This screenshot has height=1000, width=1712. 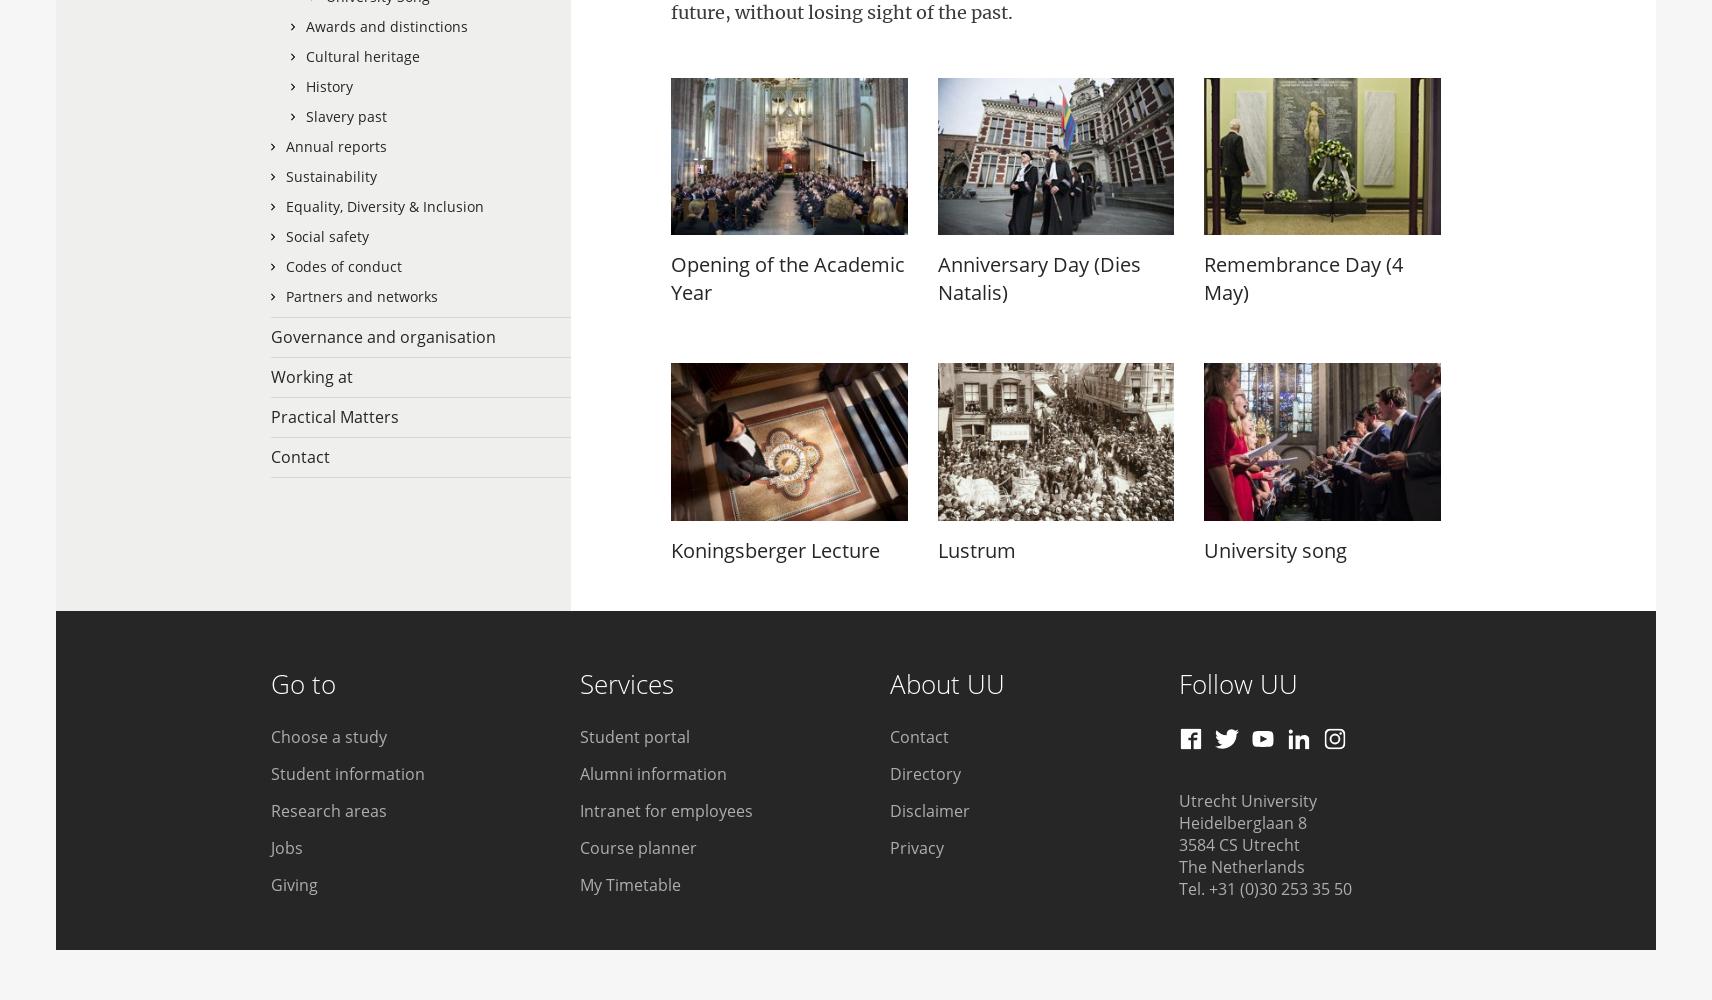 What do you see at coordinates (286, 847) in the screenshot?
I see `'Jobs'` at bounding box center [286, 847].